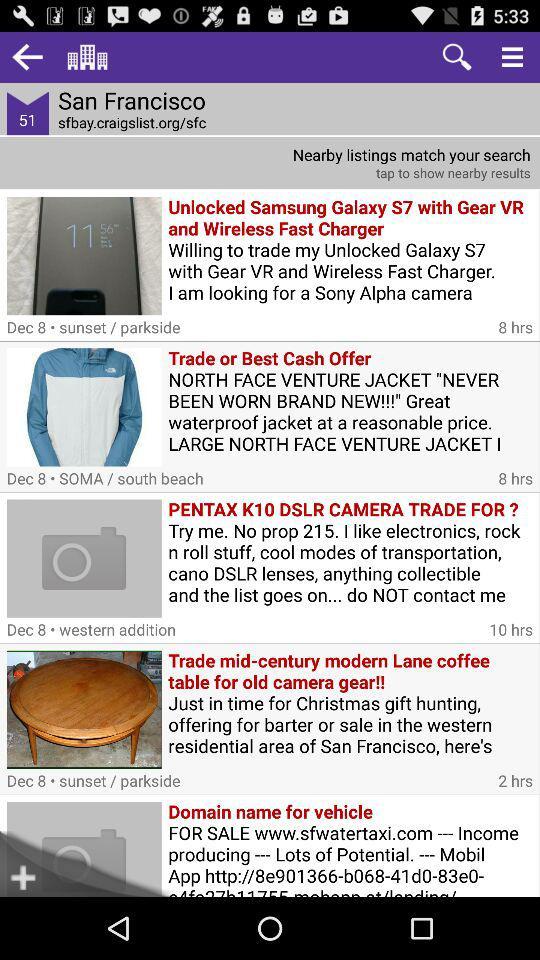  Describe the element at coordinates (270, 162) in the screenshot. I see `tap nearby results` at that location.